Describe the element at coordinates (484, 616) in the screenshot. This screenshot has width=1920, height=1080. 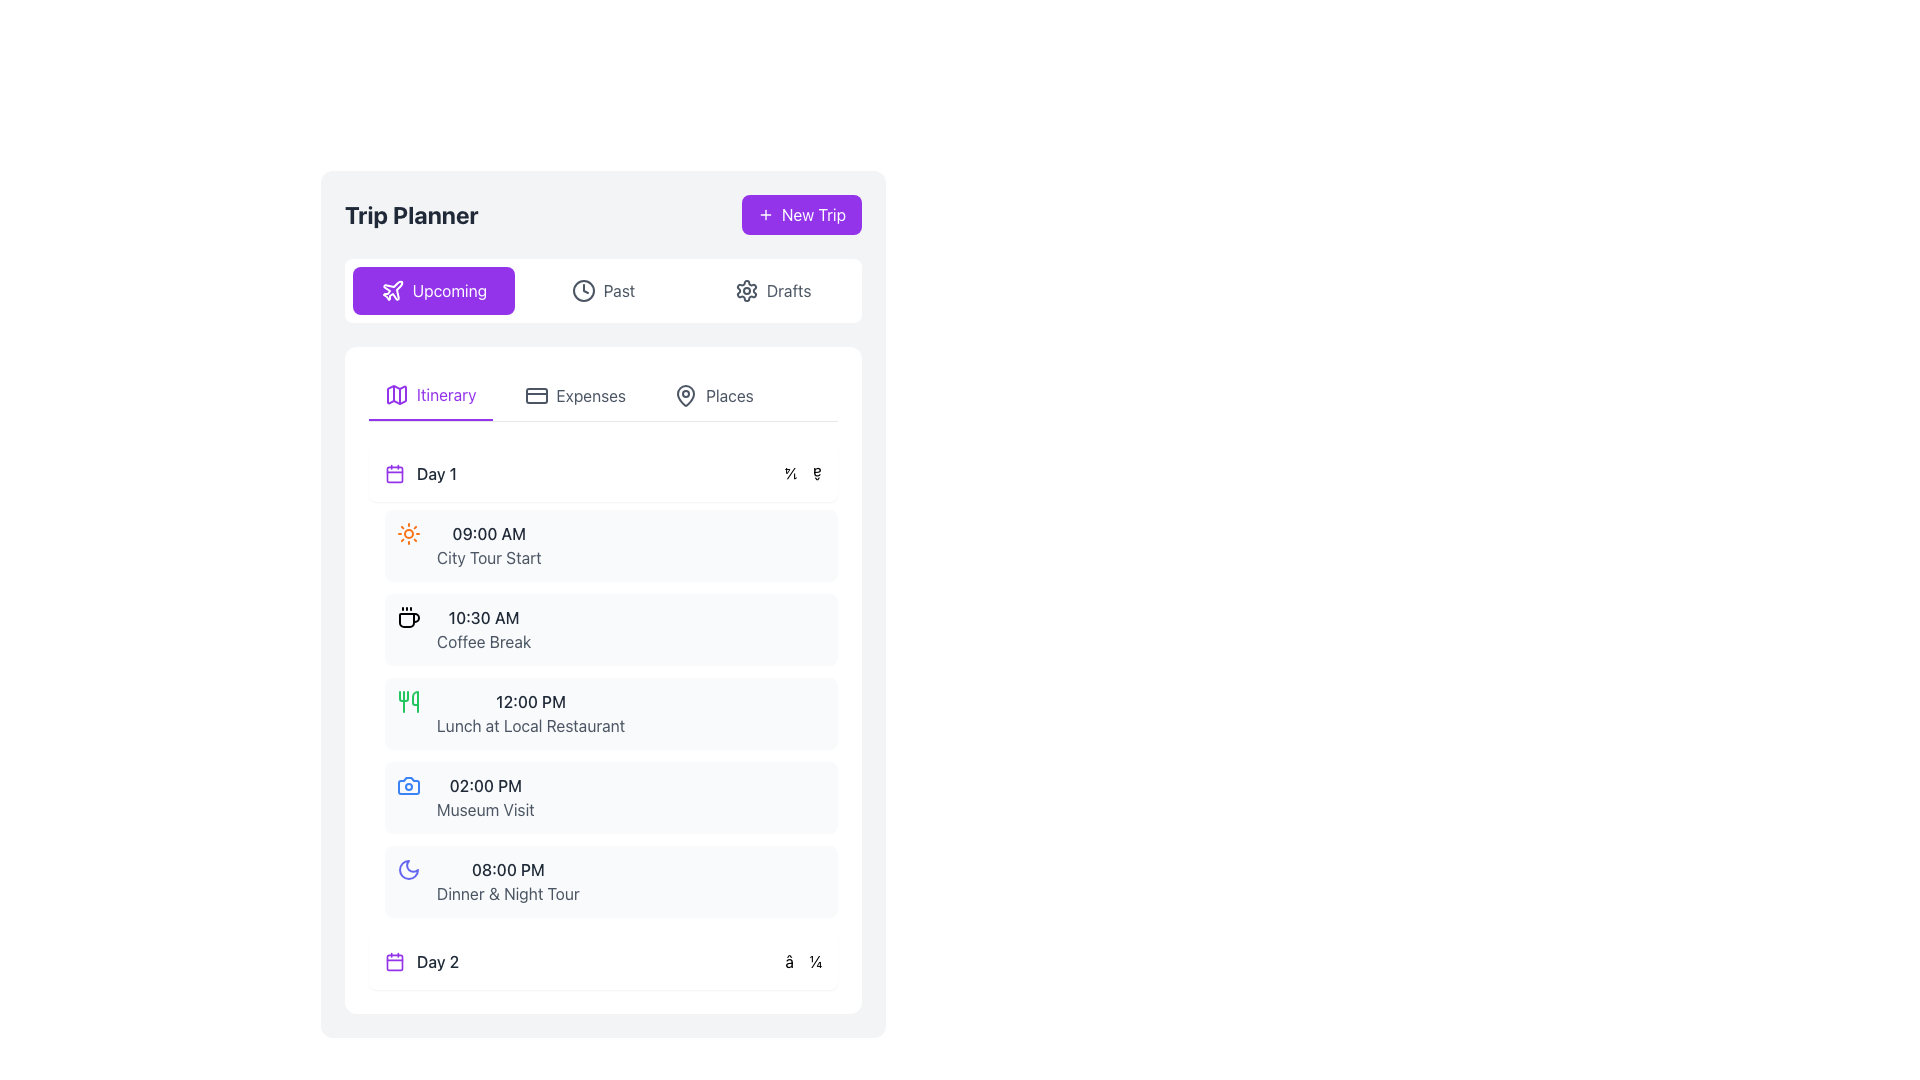
I see `the Text Label indicating the scheduled time for the coffee break in the 'Day 1' schedule of the Trip Planner interface` at that location.